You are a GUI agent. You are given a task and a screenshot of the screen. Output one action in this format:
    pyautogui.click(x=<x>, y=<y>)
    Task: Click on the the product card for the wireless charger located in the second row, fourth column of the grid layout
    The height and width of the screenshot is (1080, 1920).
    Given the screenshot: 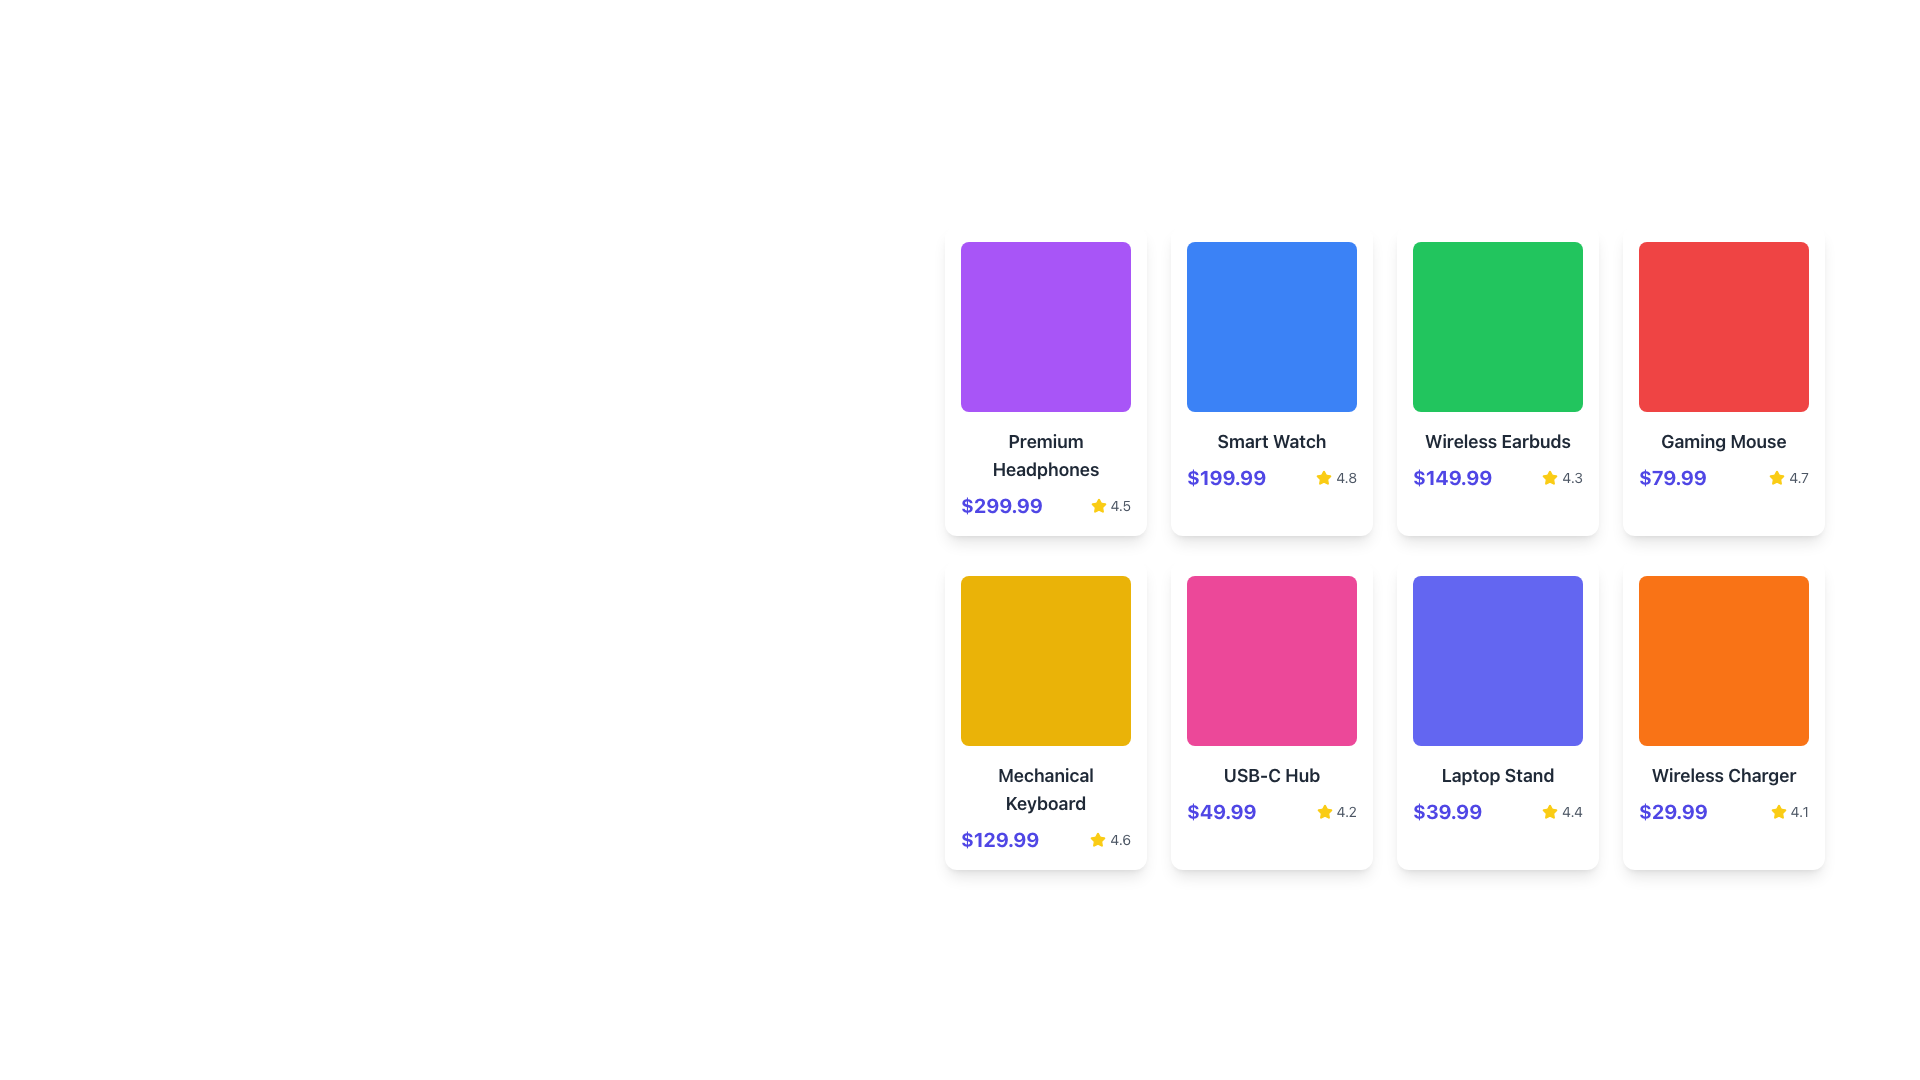 What is the action you would take?
    pyautogui.click(x=1722, y=713)
    